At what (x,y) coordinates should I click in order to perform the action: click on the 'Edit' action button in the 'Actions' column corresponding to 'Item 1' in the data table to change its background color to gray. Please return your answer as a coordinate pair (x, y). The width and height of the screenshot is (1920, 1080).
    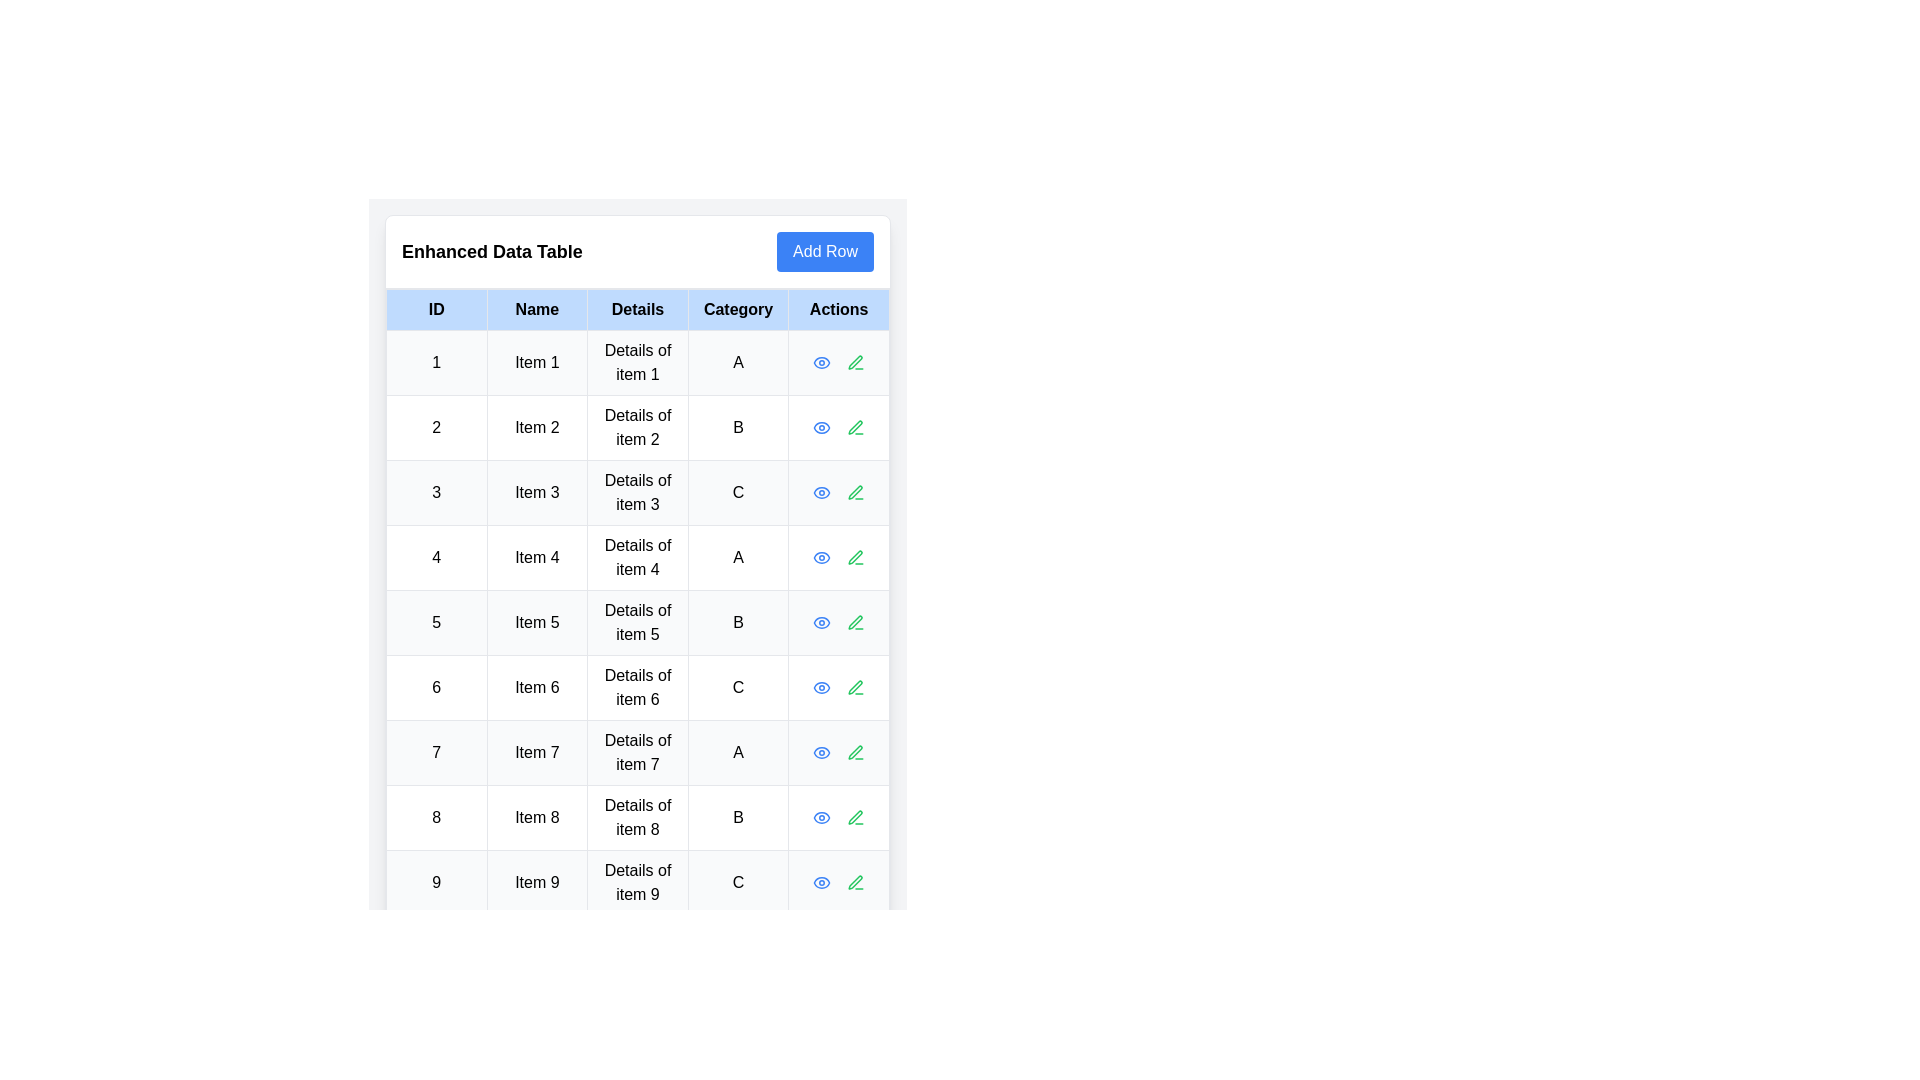
    Looking at the image, I should click on (856, 362).